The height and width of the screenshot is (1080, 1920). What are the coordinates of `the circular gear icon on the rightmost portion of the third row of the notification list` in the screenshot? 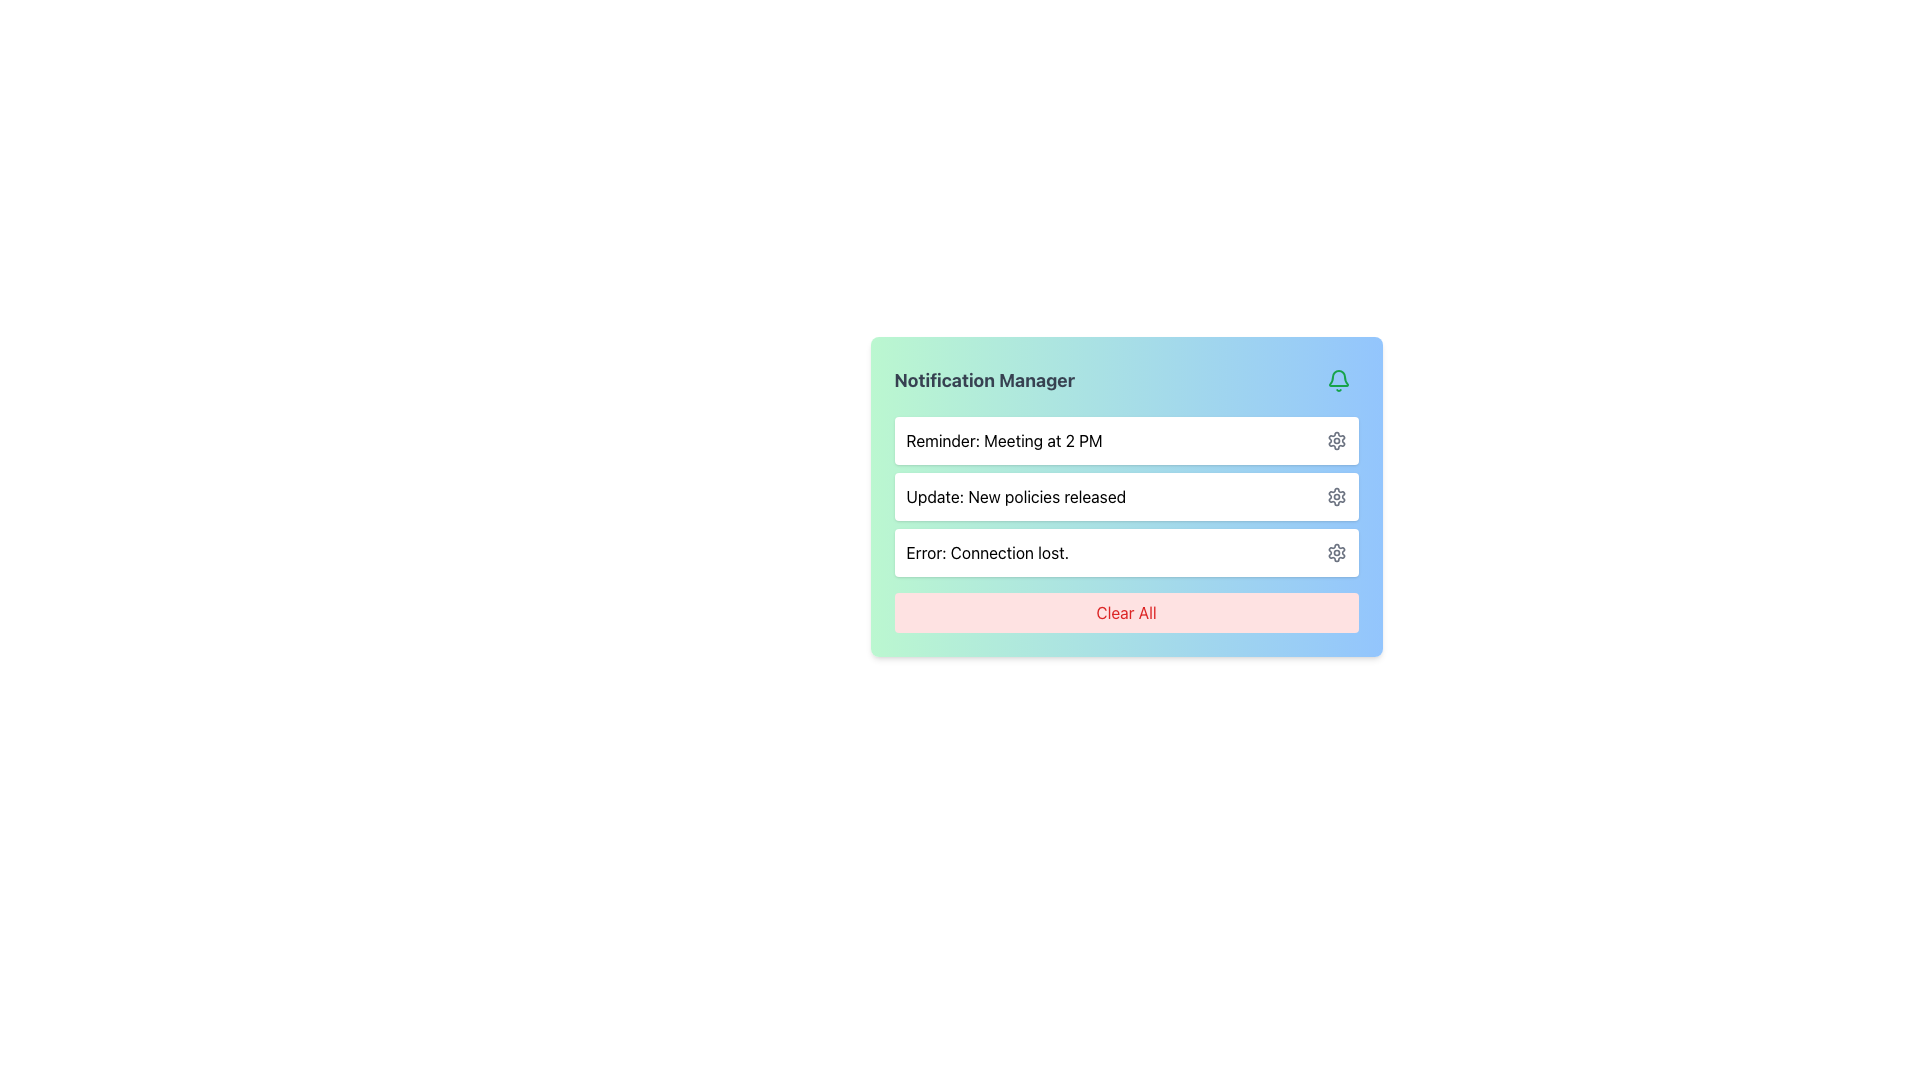 It's located at (1336, 552).